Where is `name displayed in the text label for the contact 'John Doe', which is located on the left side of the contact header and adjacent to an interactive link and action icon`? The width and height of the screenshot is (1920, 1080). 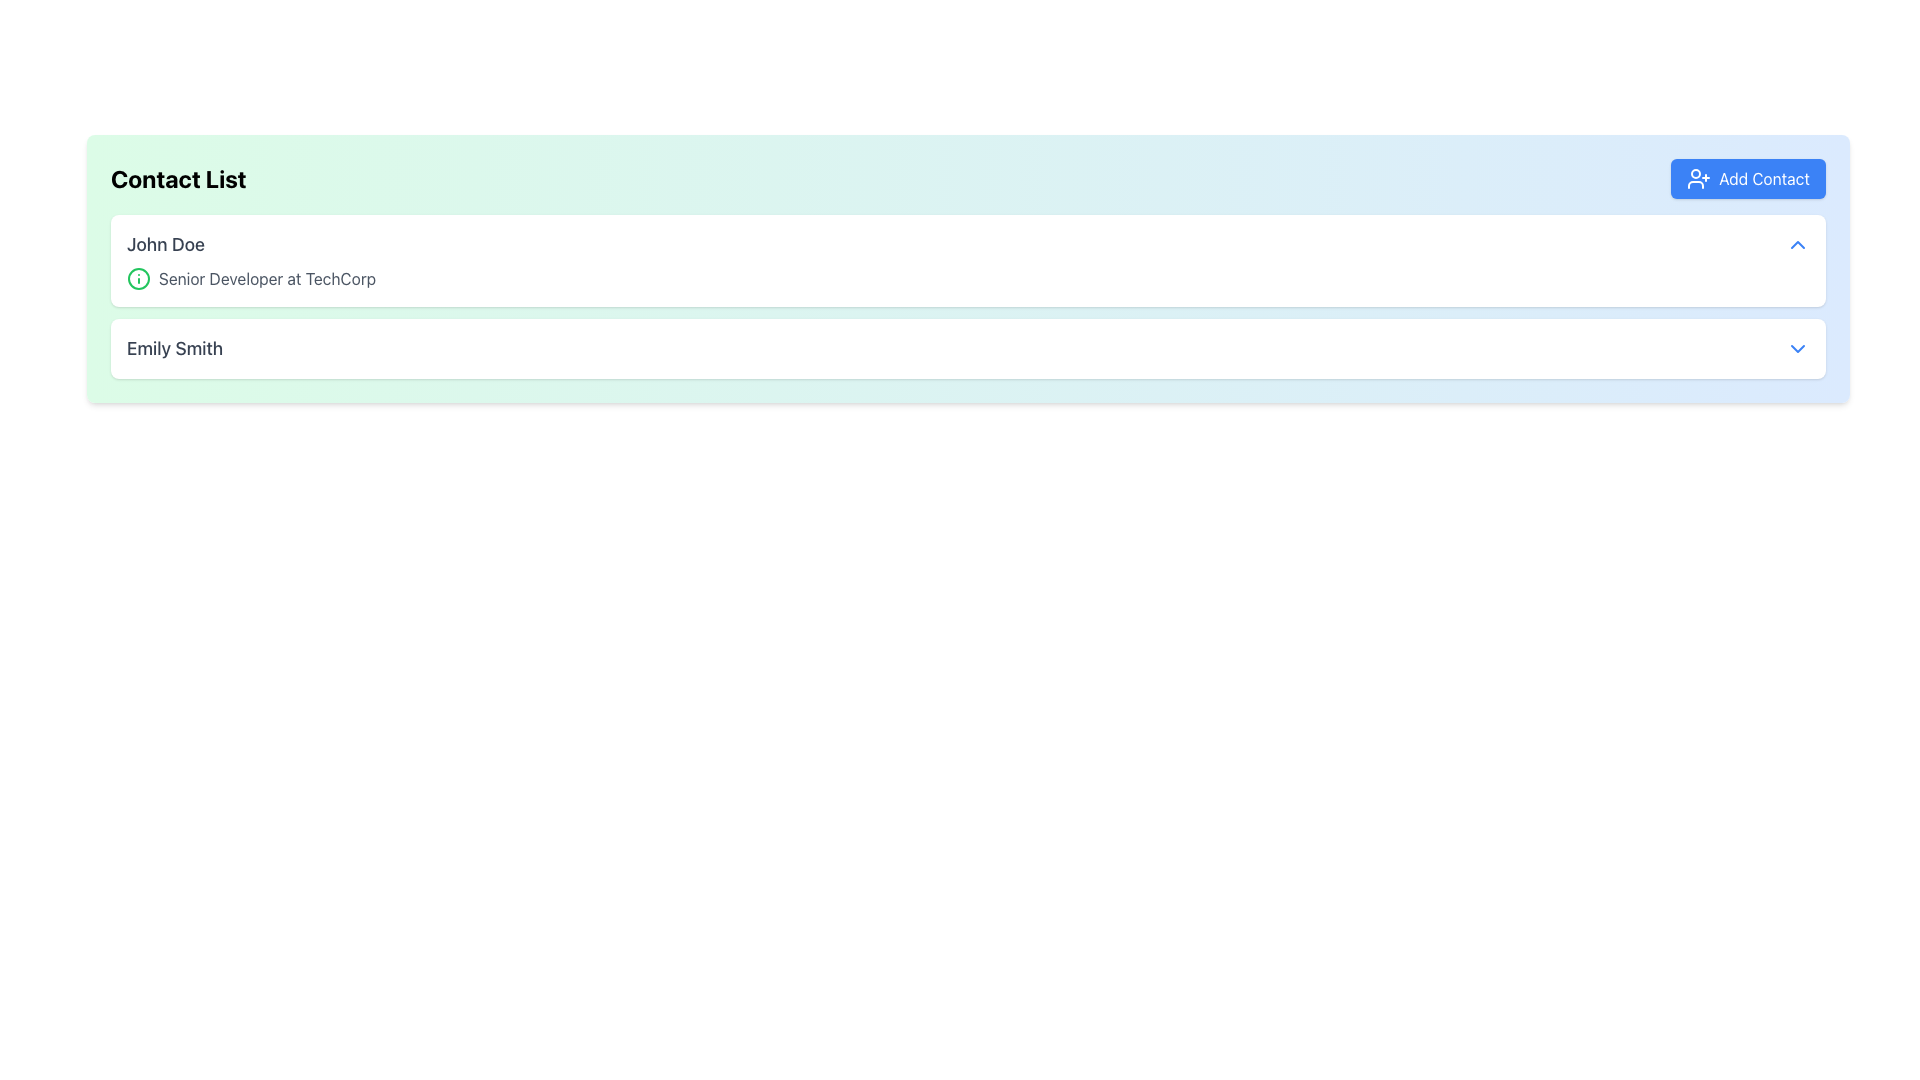 name displayed in the text label for the contact 'John Doe', which is located on the left side of the contact header and adjacent to an interactive link and action icon is located at coordinates (165, 244).